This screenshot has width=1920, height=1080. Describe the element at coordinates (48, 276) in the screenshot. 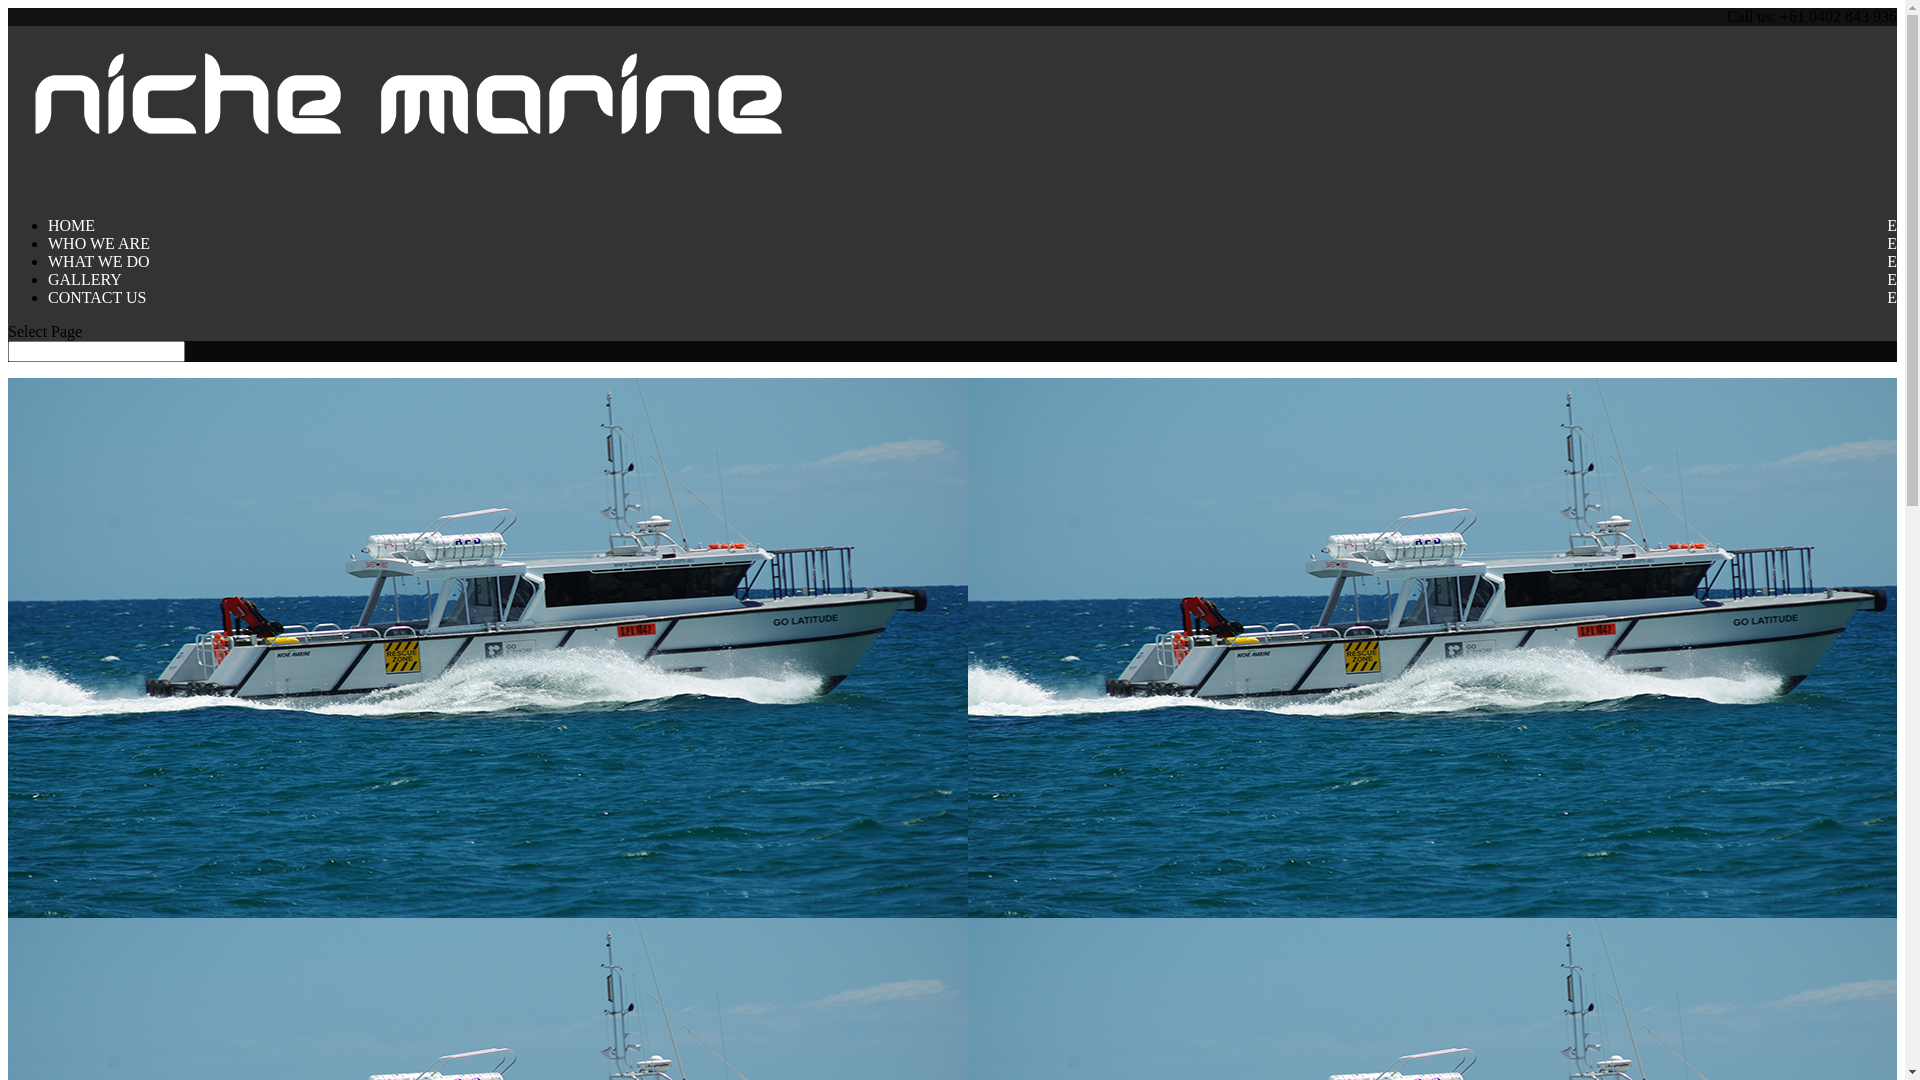

I see `'WHAT WE DO'` at that location.